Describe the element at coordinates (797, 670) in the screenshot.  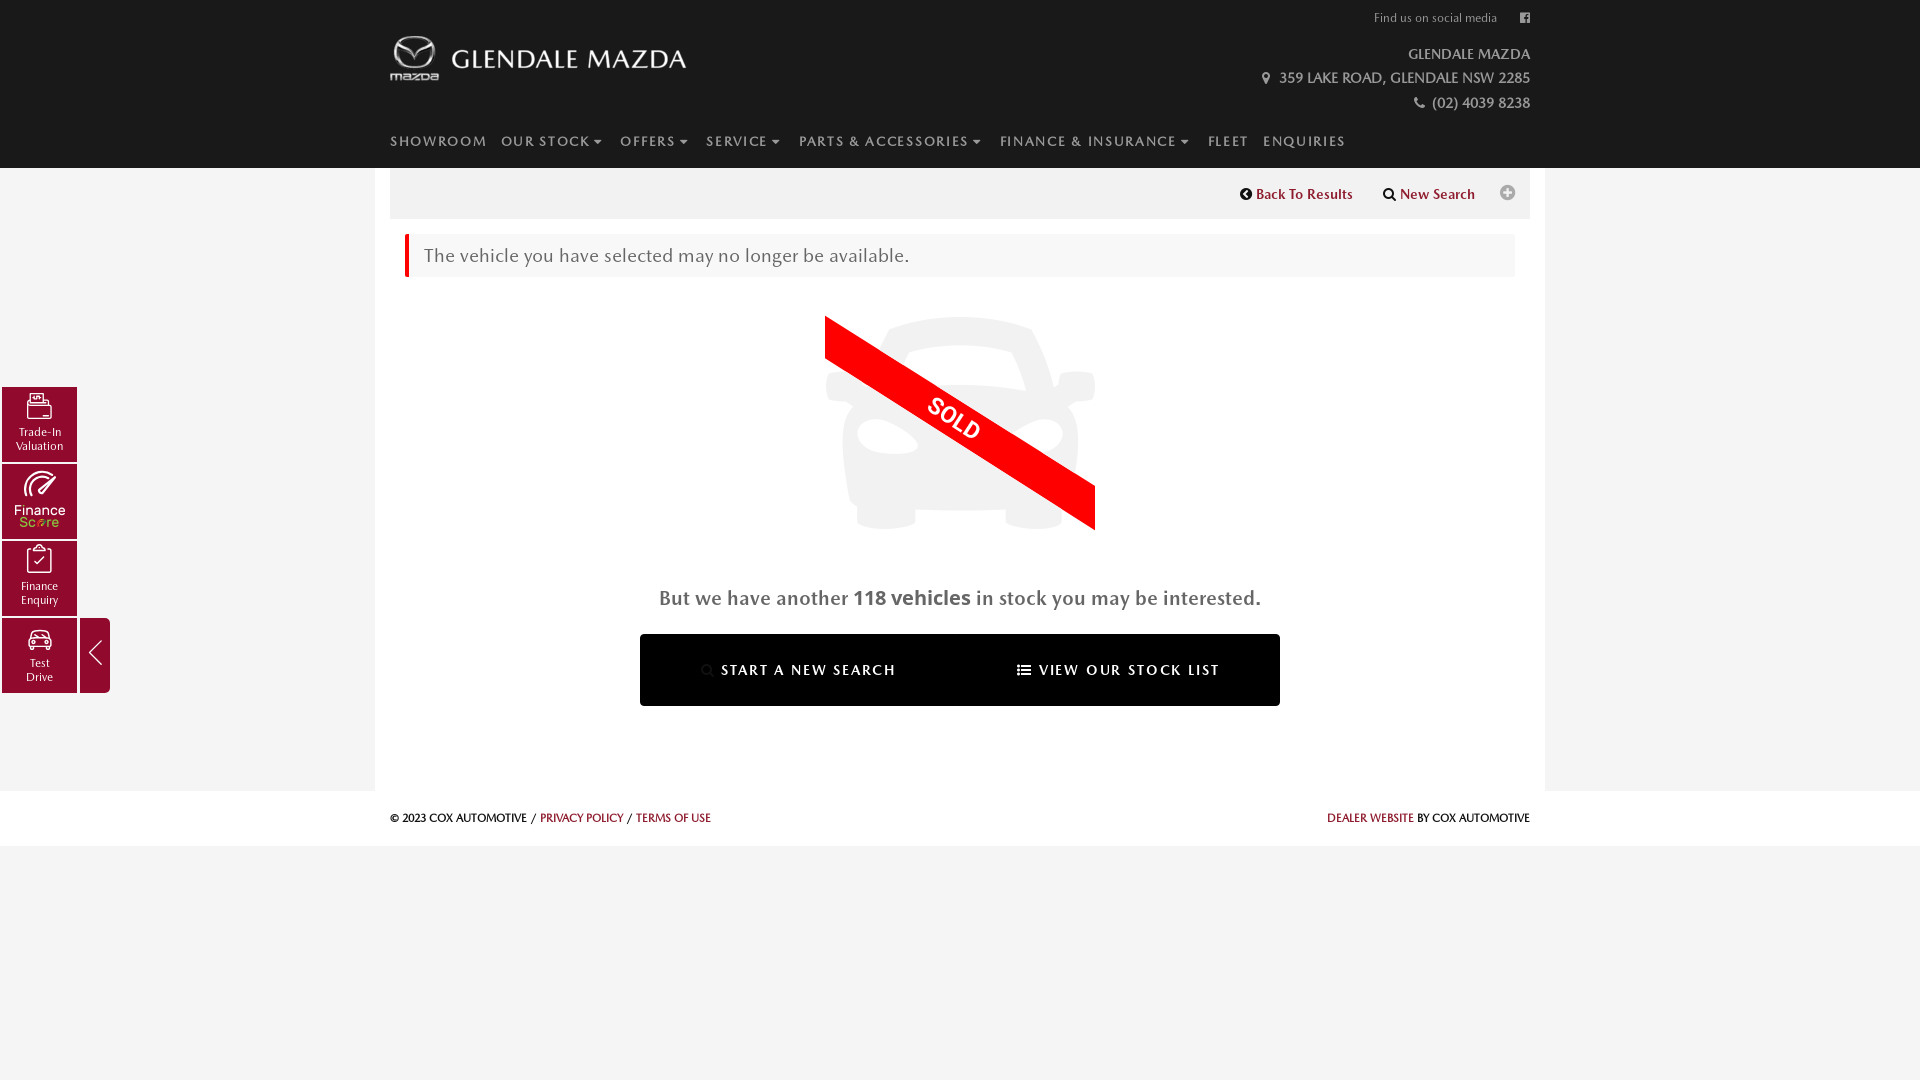
I see `'START A NEW SEARCH'` at that location.